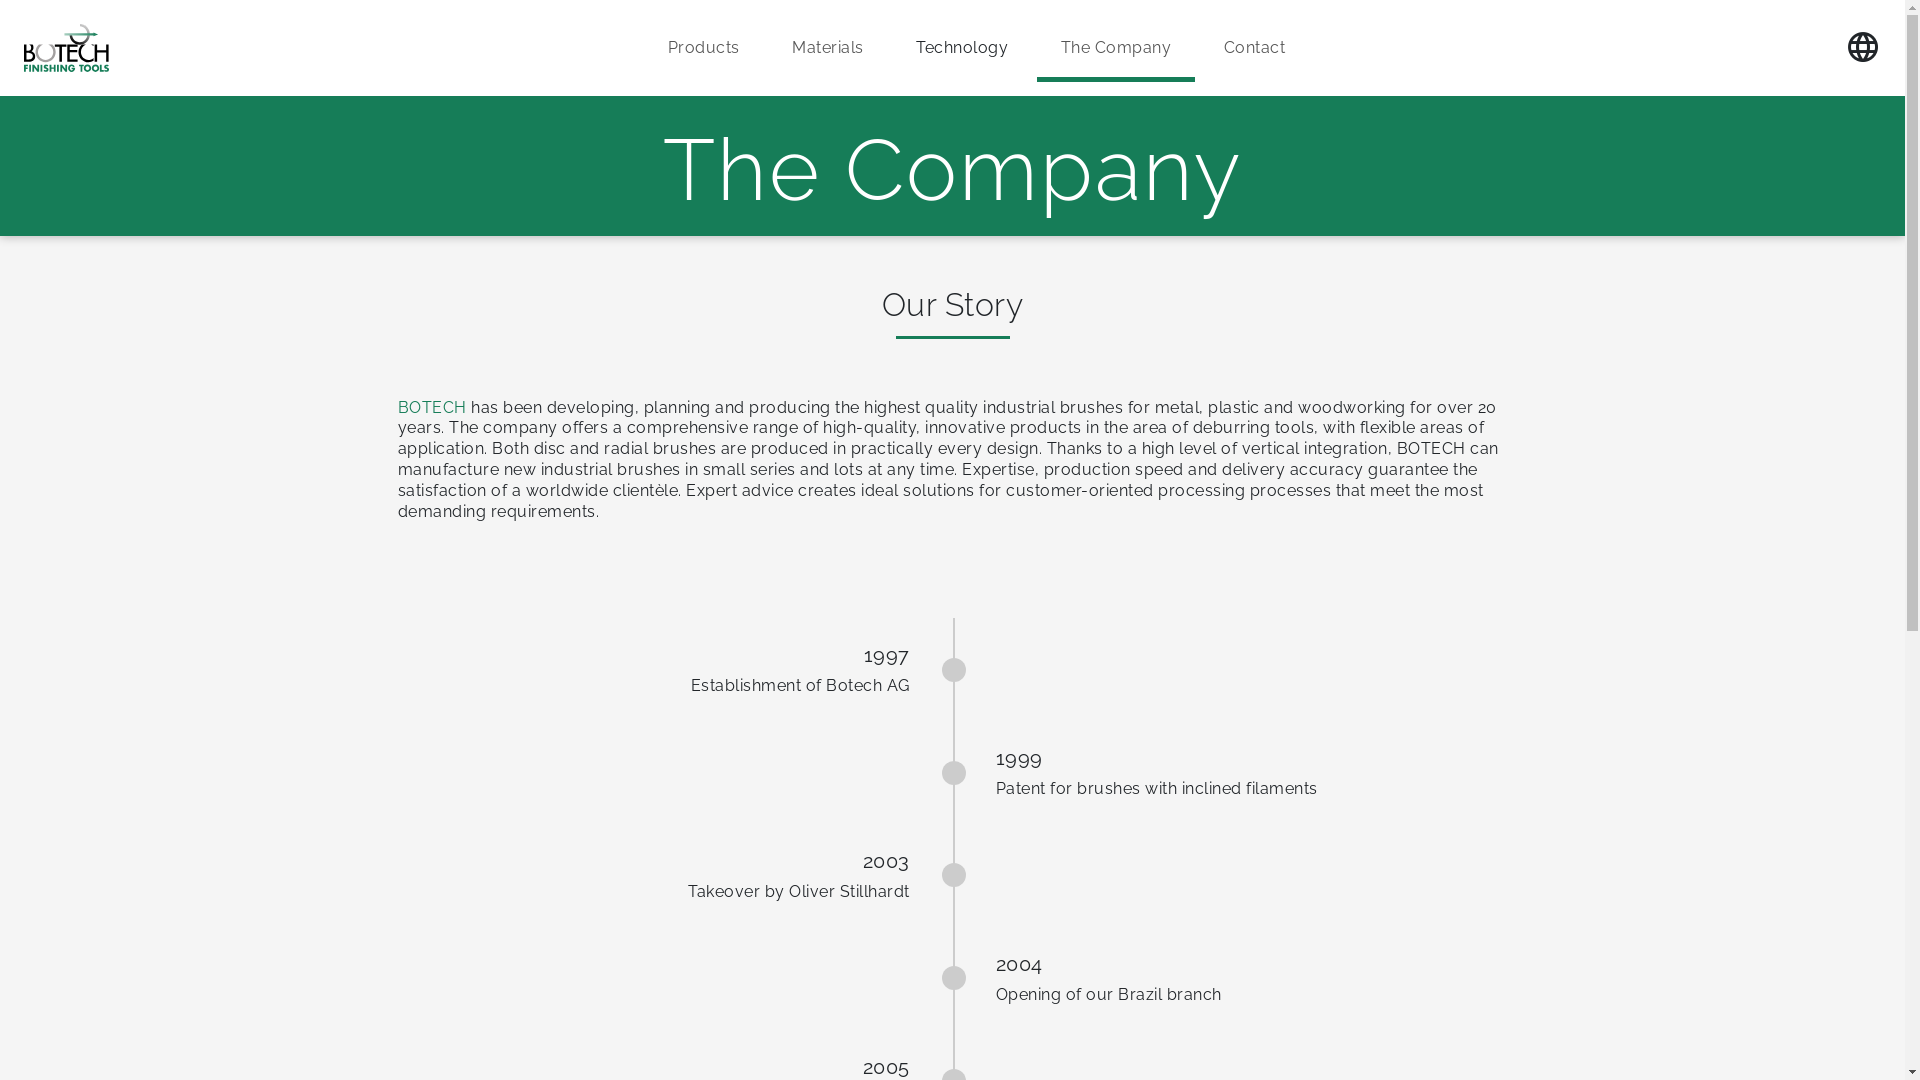 The width and height of the screenshot is (1920, 1080). What do you see at coordinates (643, 47) in the screenshot?
I see `'Products'` at bounding box center [643, 47].